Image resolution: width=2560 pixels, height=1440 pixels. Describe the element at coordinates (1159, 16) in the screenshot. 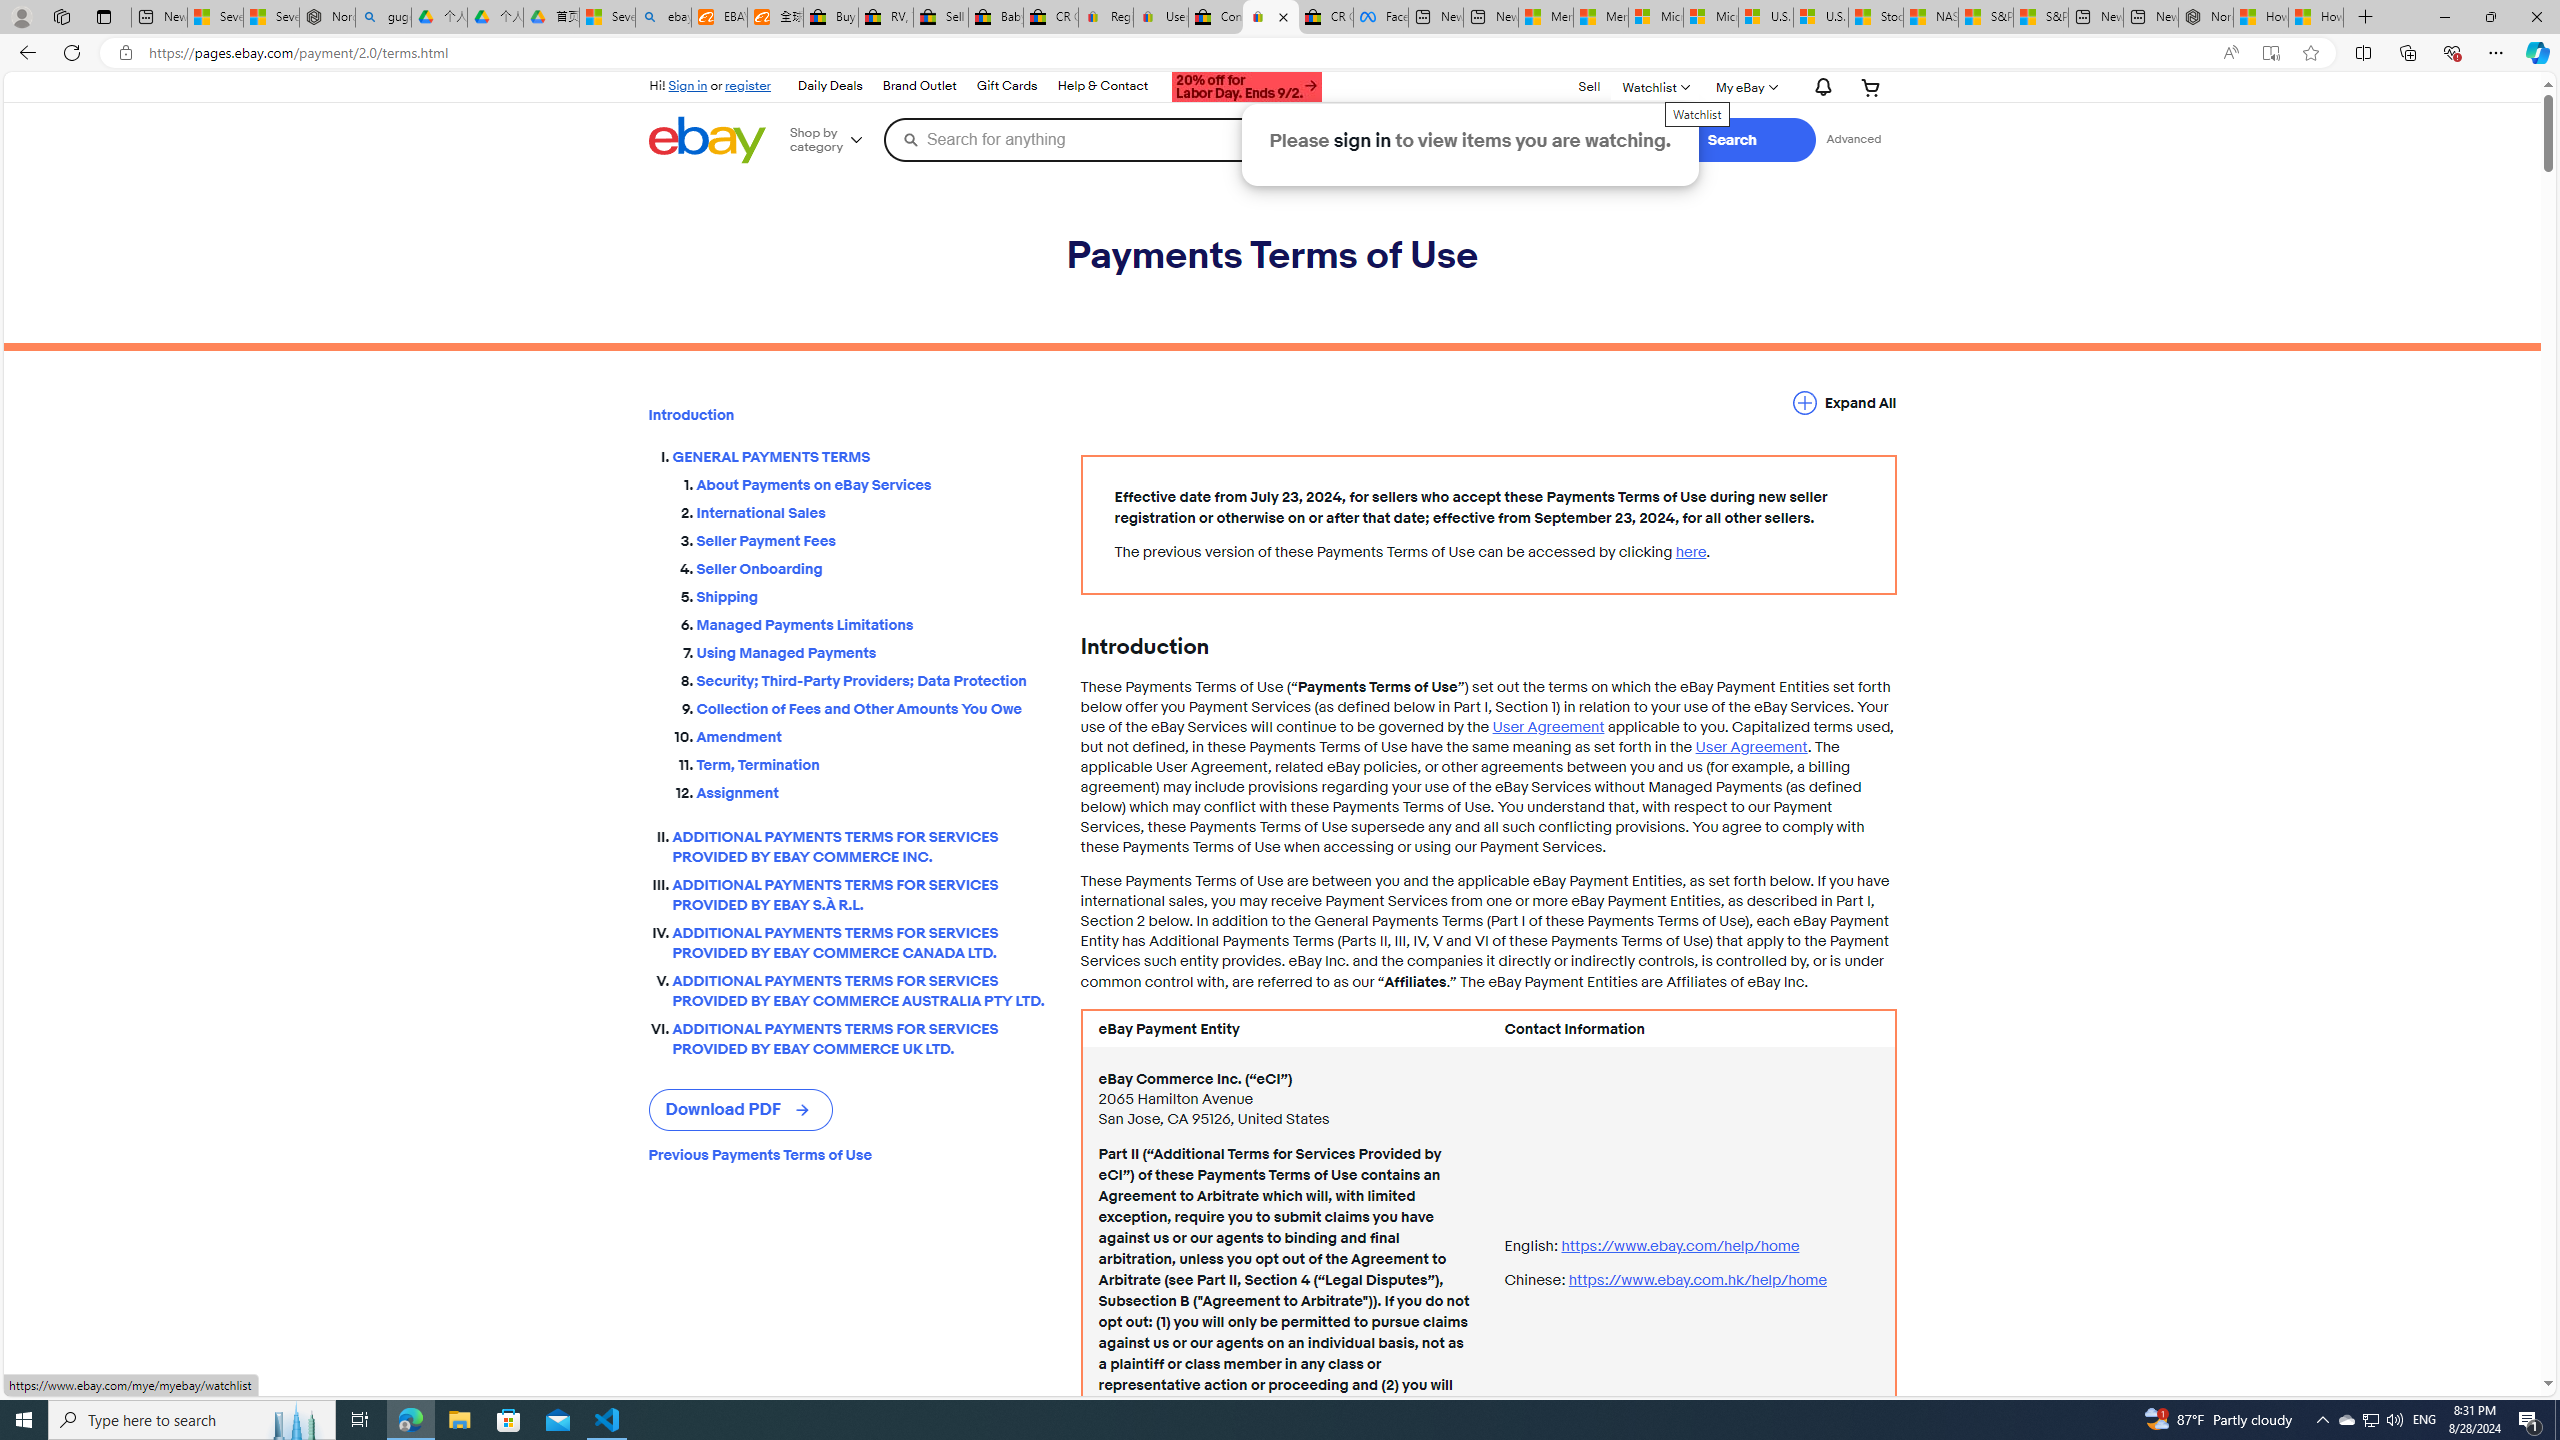

I see `'User Privacy Notice | eBay'` at that location.